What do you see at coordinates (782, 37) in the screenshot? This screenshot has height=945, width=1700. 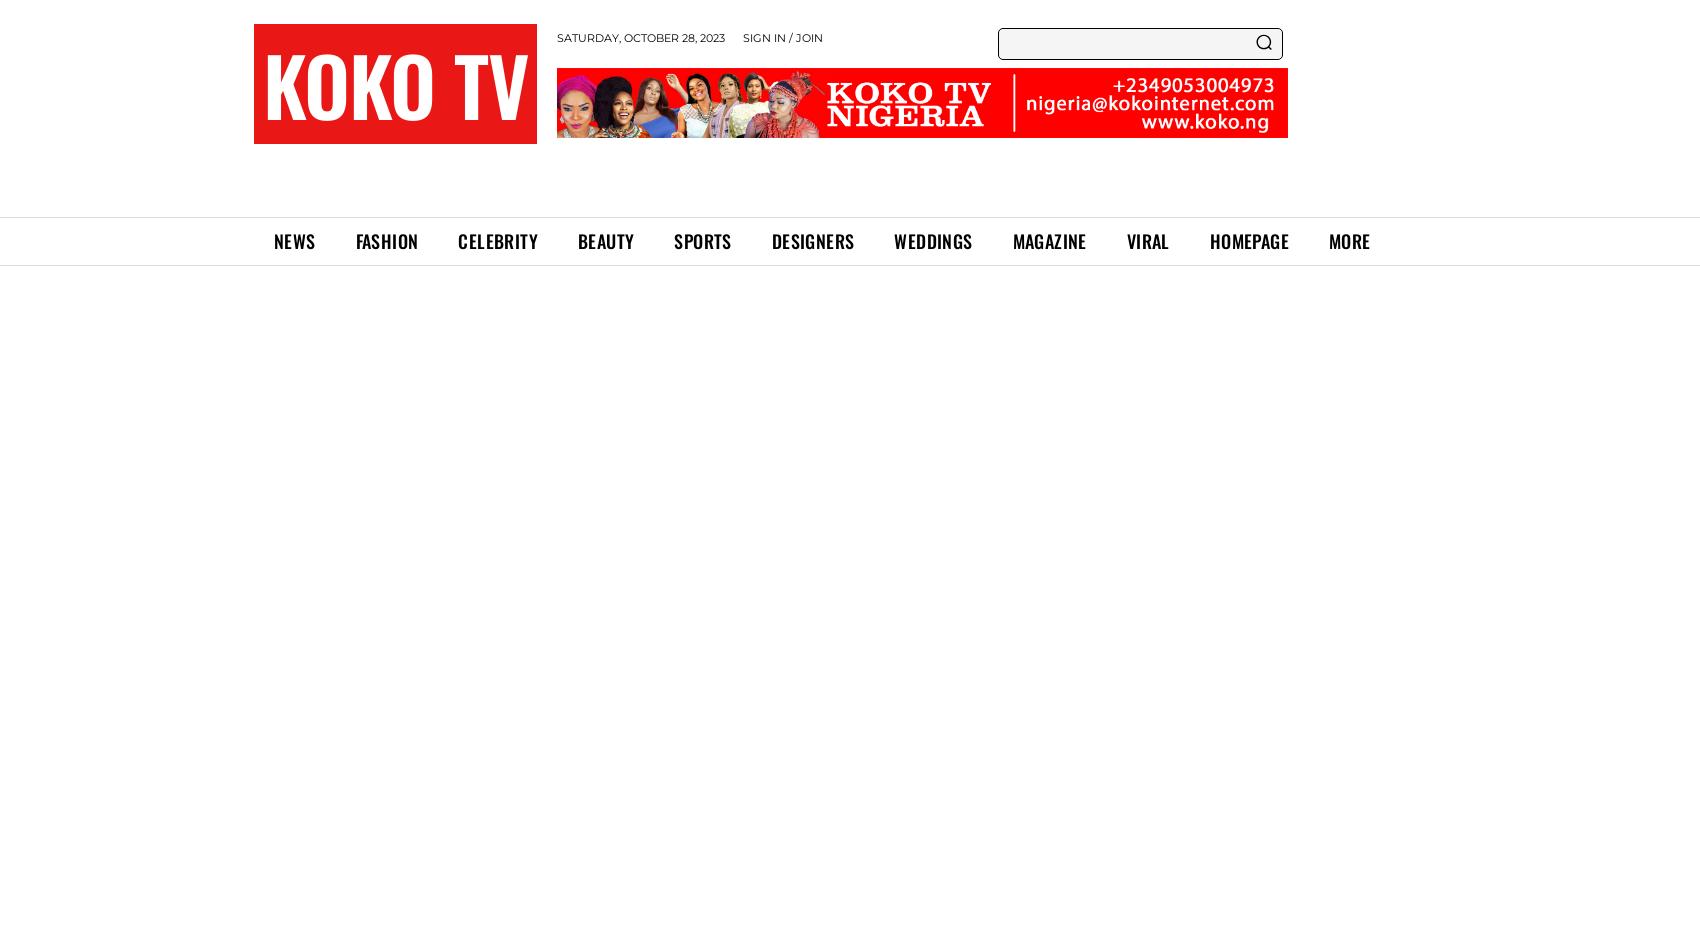 I see `'Sign in / Join'` at bounding box center [782, 37].